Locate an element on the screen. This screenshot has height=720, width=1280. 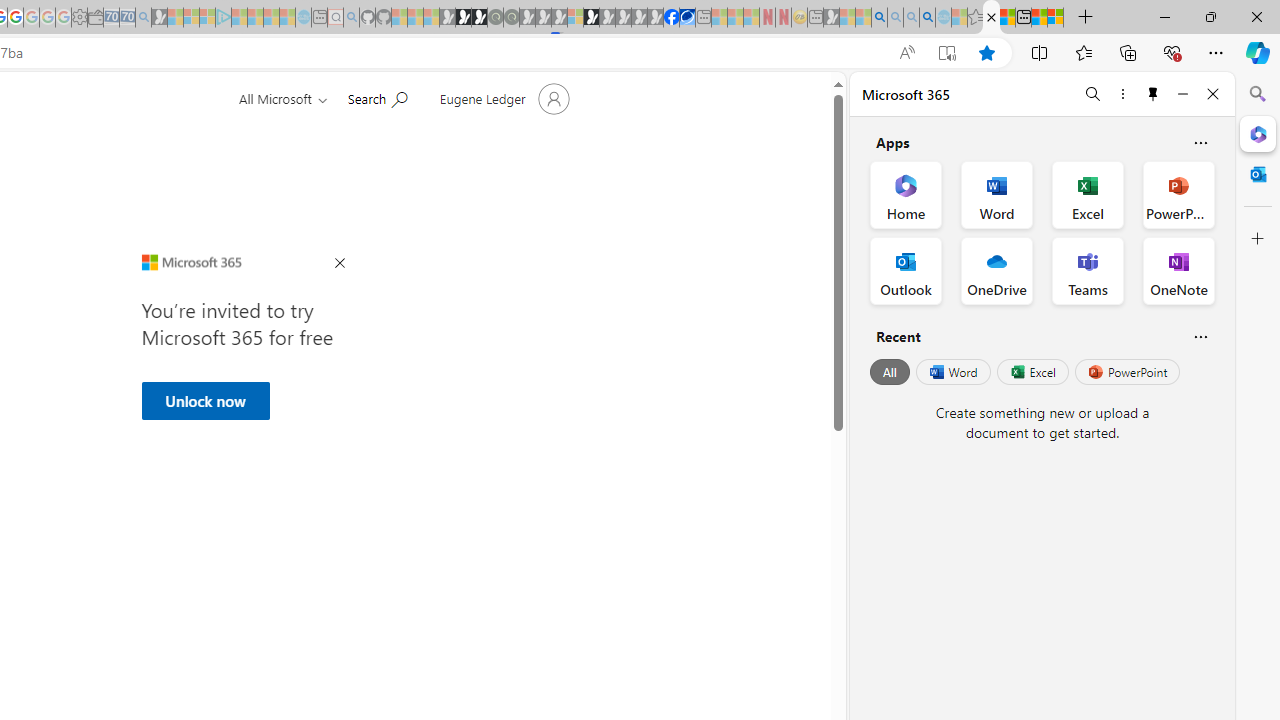
'Sign in to your account - Sleeping' is located at coordinates (574, 17).